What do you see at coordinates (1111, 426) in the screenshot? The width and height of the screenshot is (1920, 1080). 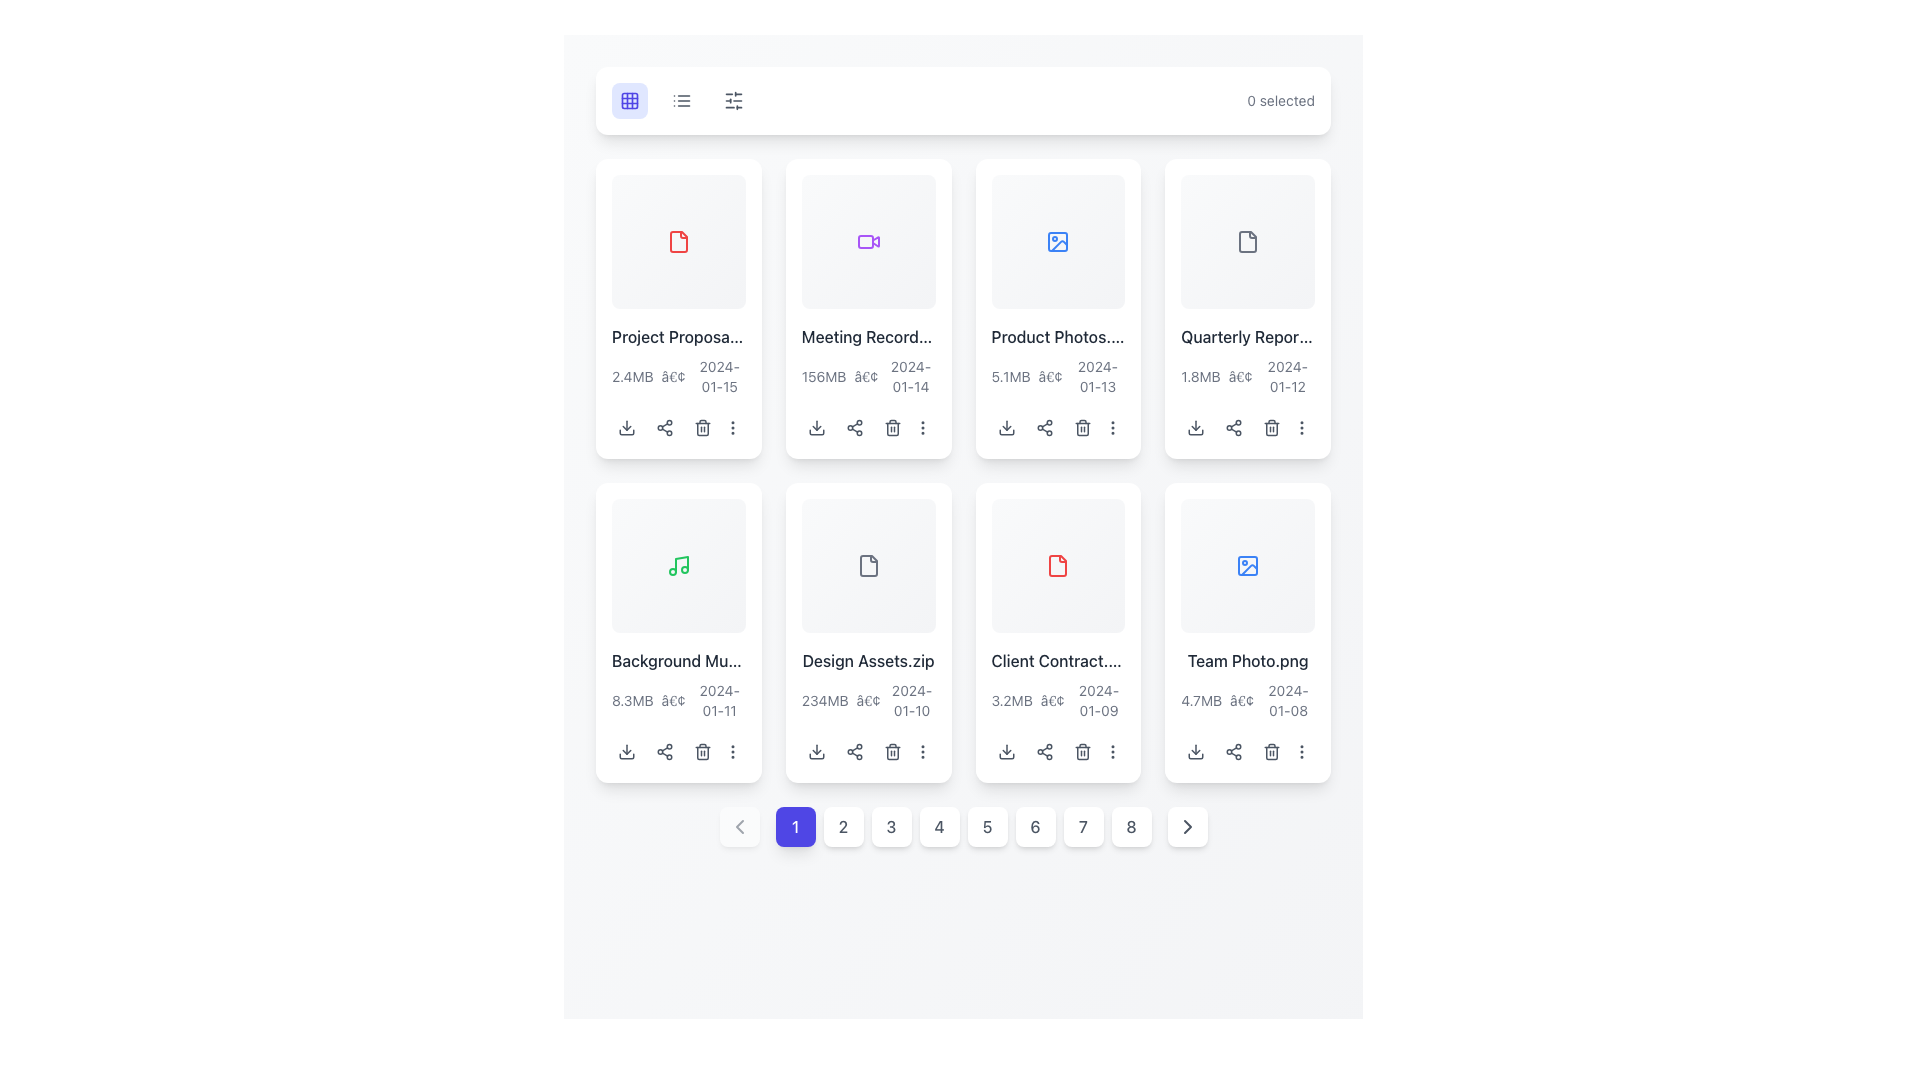 I see `the vertical ellipsis icon button located at the end of the action icons below the card titled 'Product Photos.jpg'` at bounding box center [1111, 426].